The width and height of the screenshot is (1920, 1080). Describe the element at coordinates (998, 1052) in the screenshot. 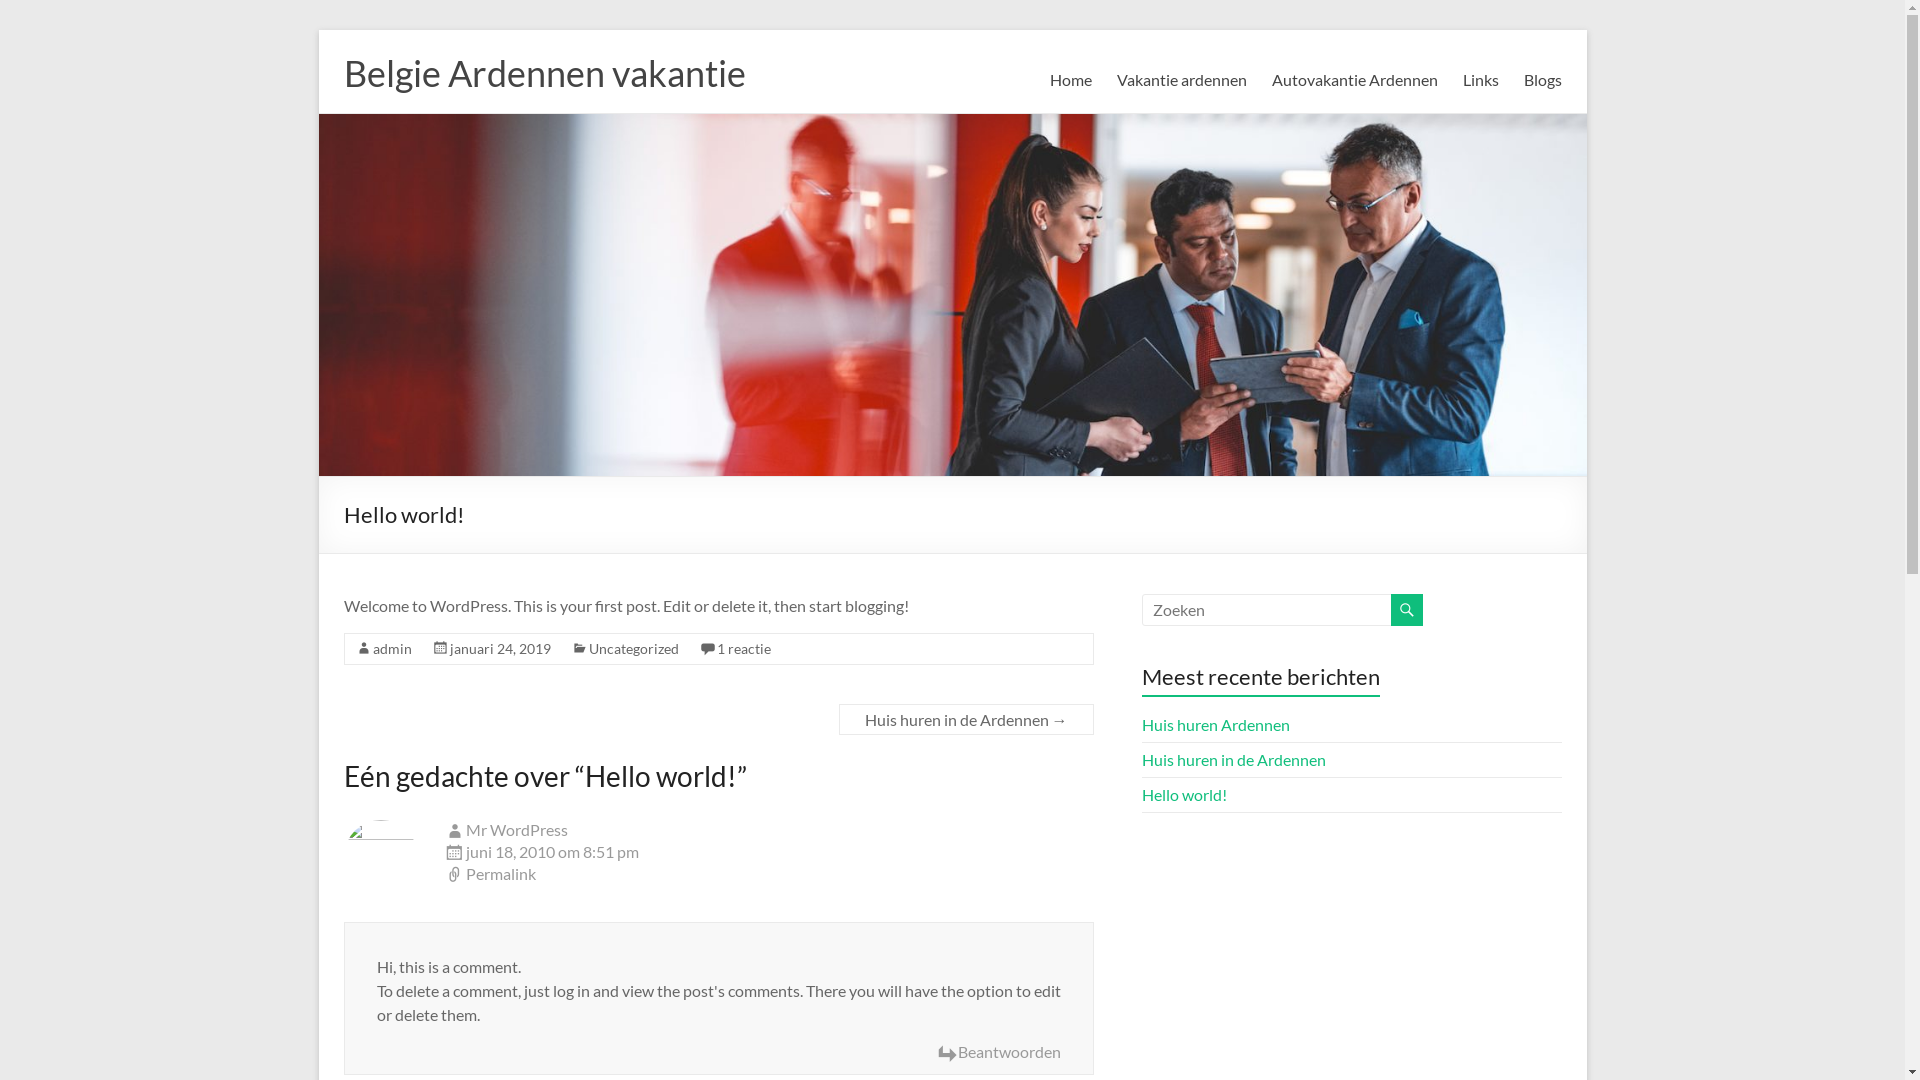

I see `'Beantwoorden'` at that location.